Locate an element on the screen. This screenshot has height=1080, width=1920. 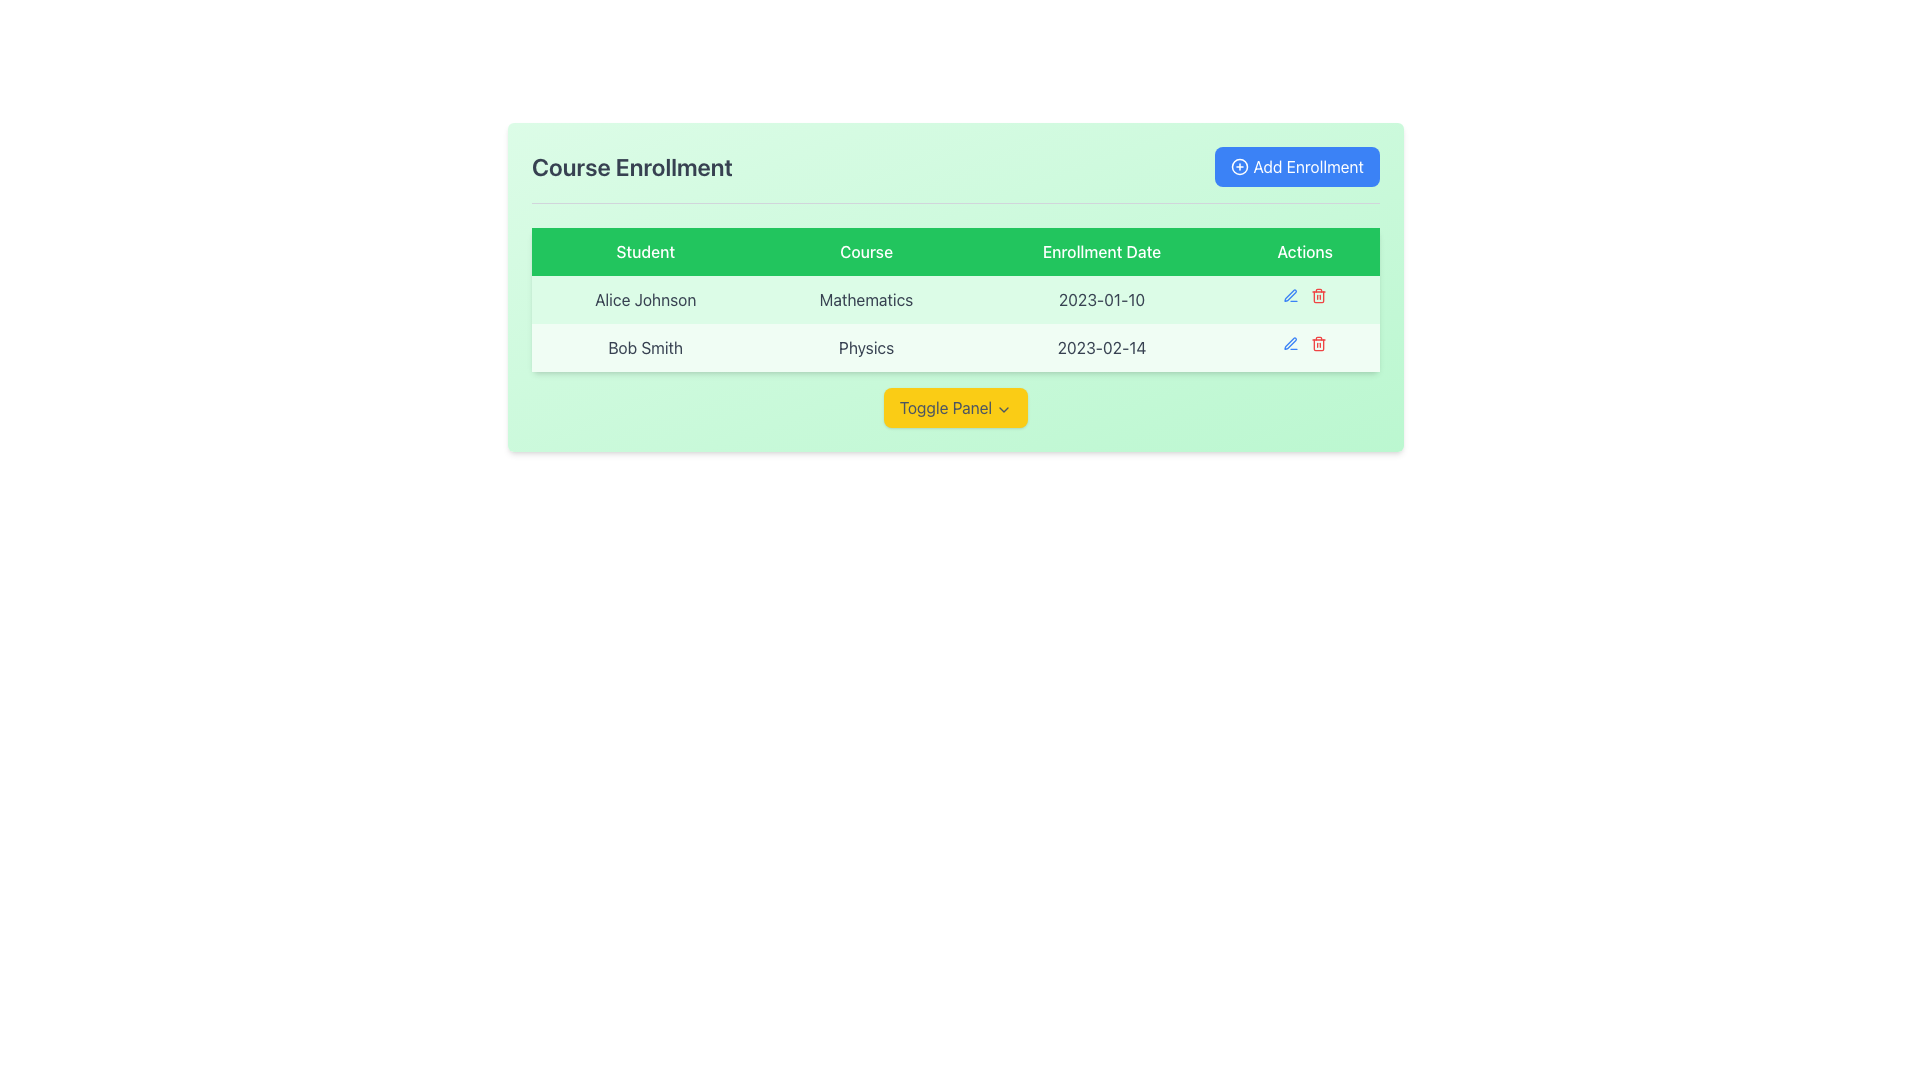
the static text label displaying the name 'Alice Johnson', which represents a student in the enrollment data is located at coordinates (645, 300).